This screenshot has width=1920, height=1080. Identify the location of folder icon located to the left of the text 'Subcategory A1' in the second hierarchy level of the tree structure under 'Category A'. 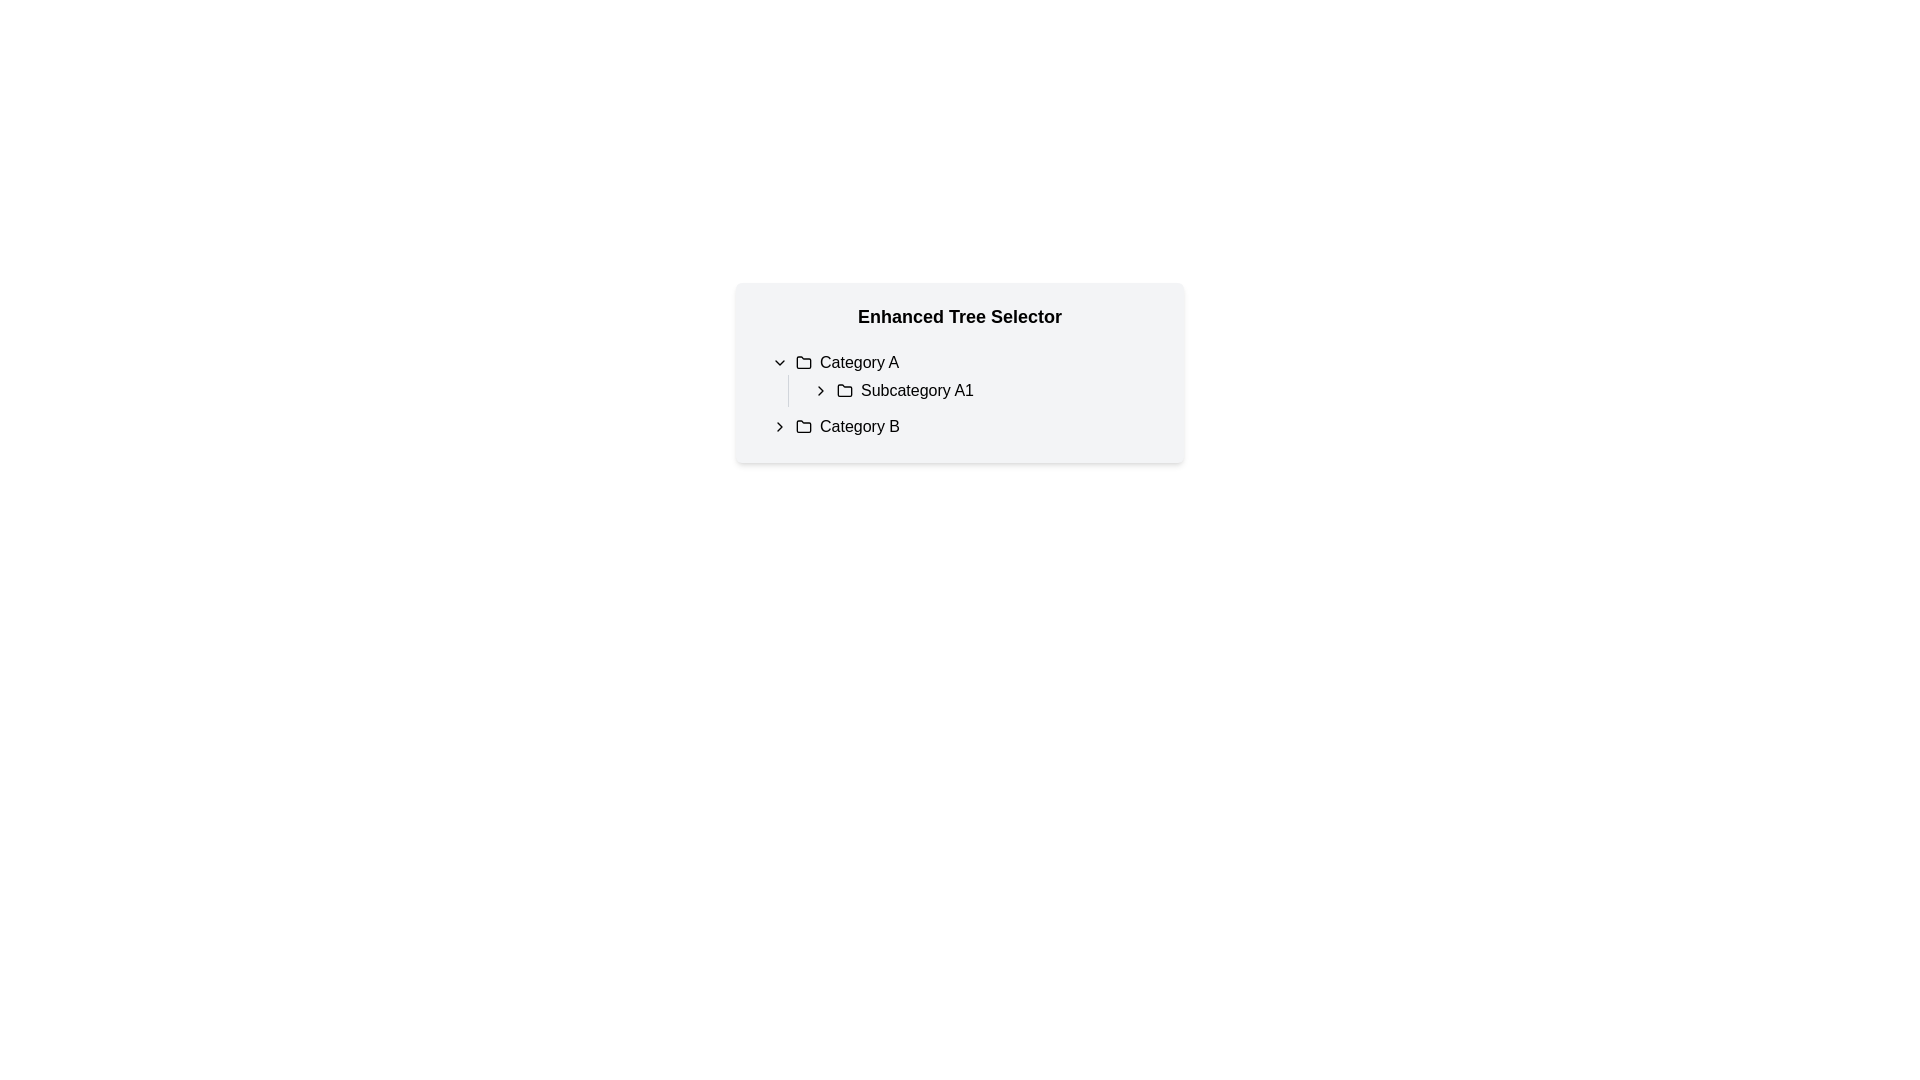
(844, 390).